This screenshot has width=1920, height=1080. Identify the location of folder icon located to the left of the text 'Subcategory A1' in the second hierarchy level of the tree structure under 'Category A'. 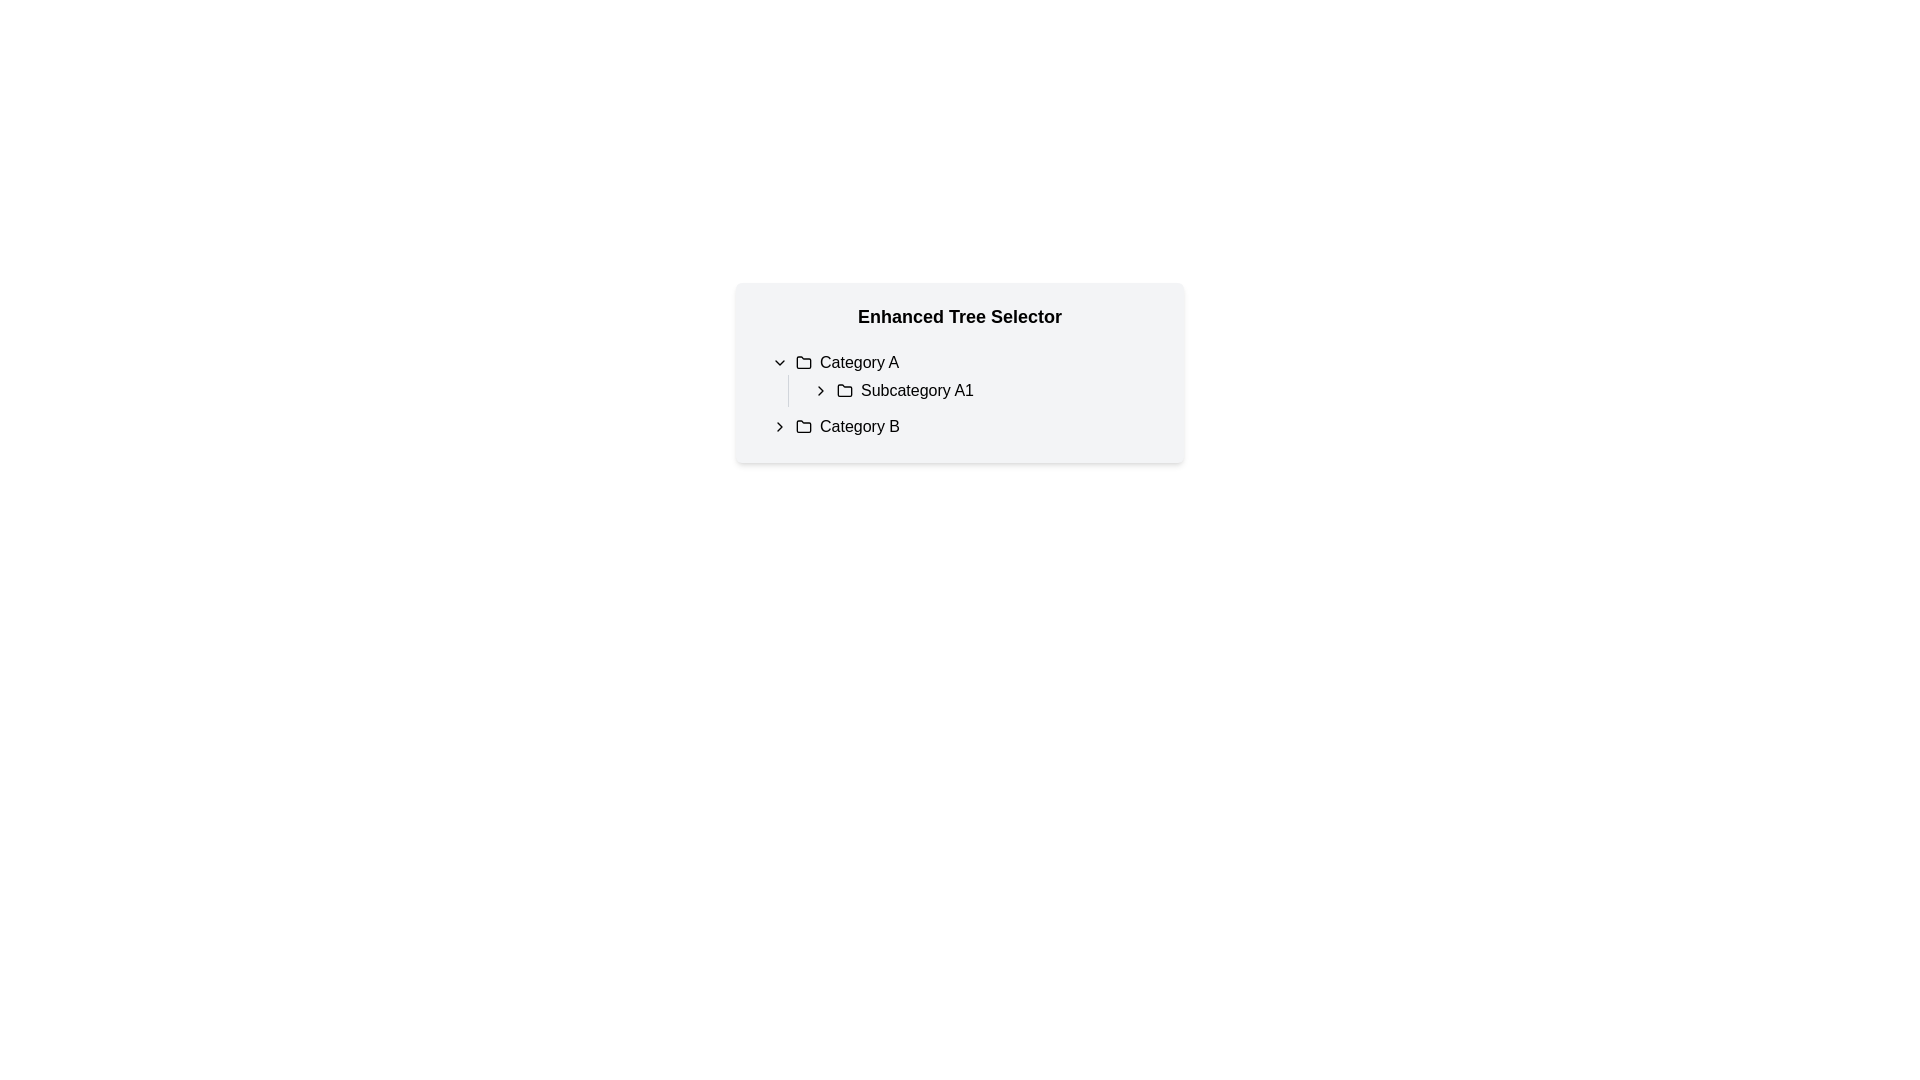
(844, 390).